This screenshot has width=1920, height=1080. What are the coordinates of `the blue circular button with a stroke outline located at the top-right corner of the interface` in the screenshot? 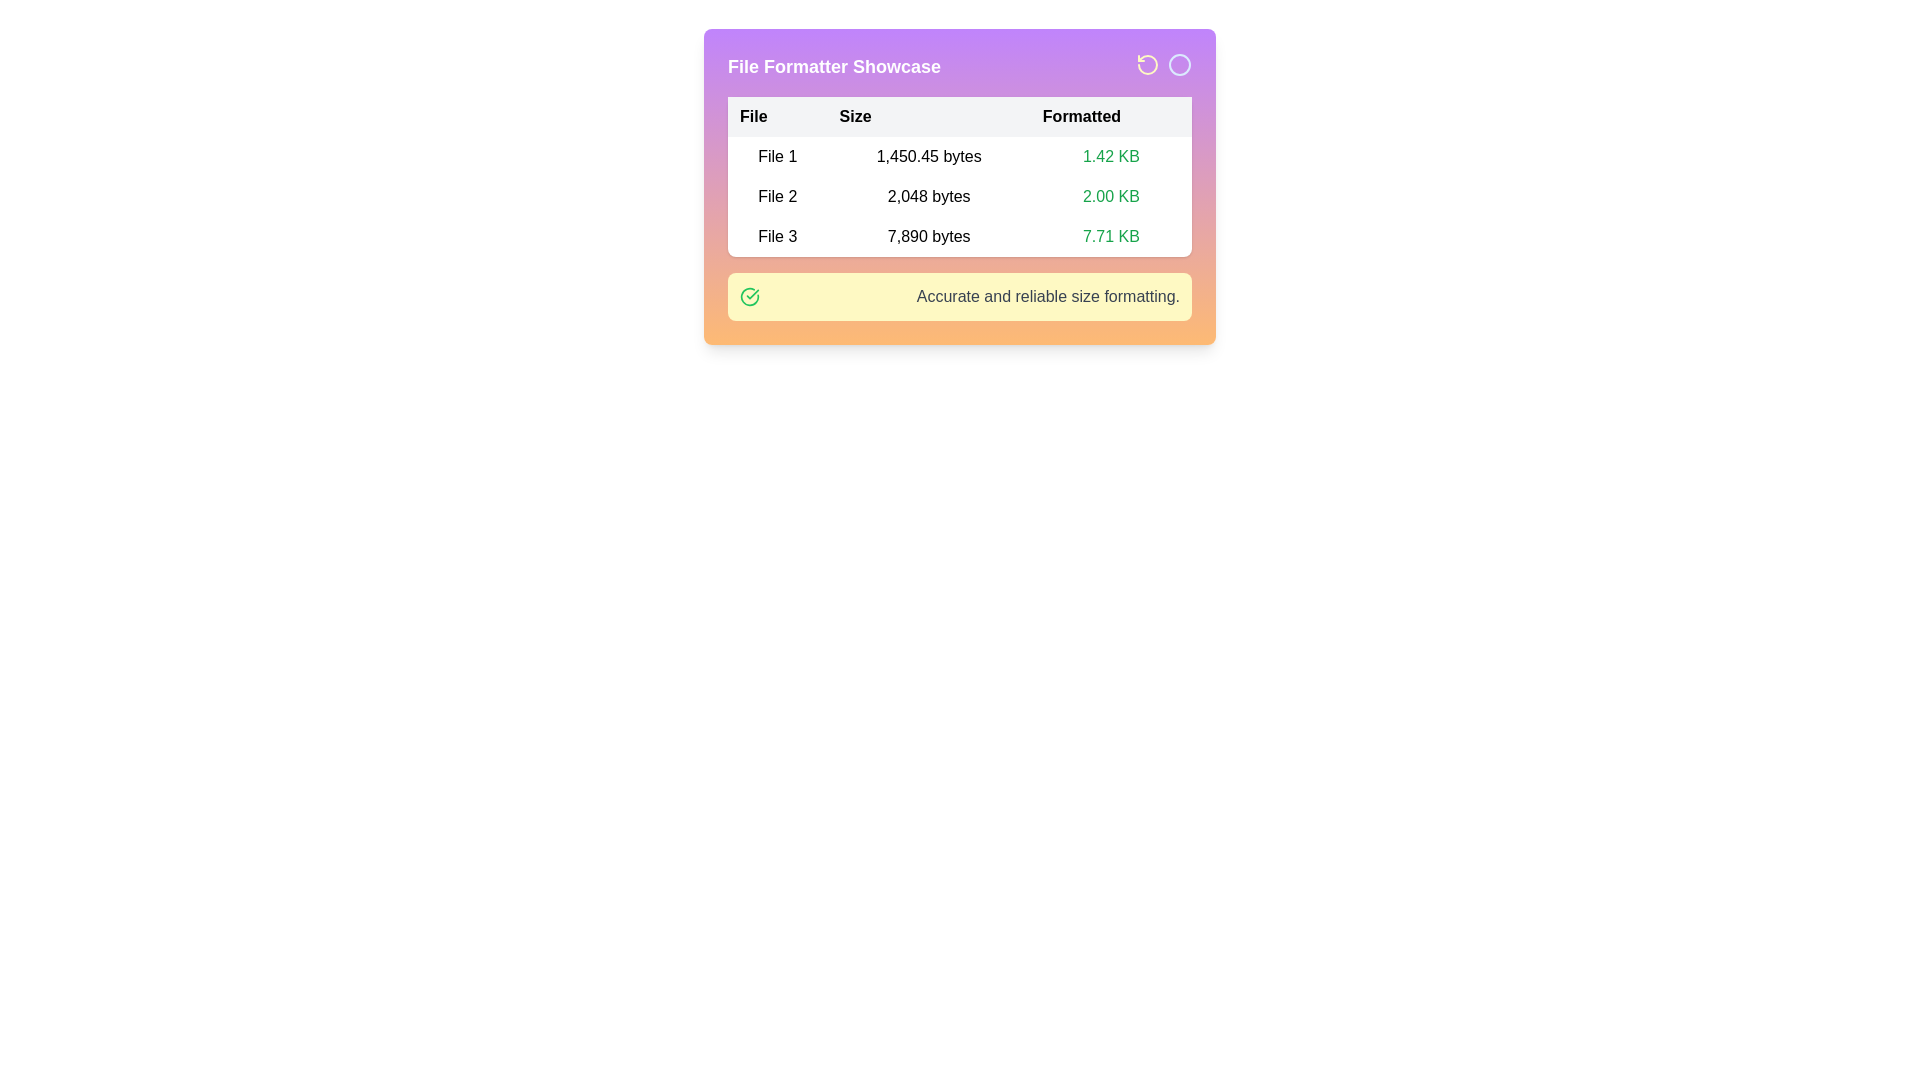 It's located at (1180, 64).